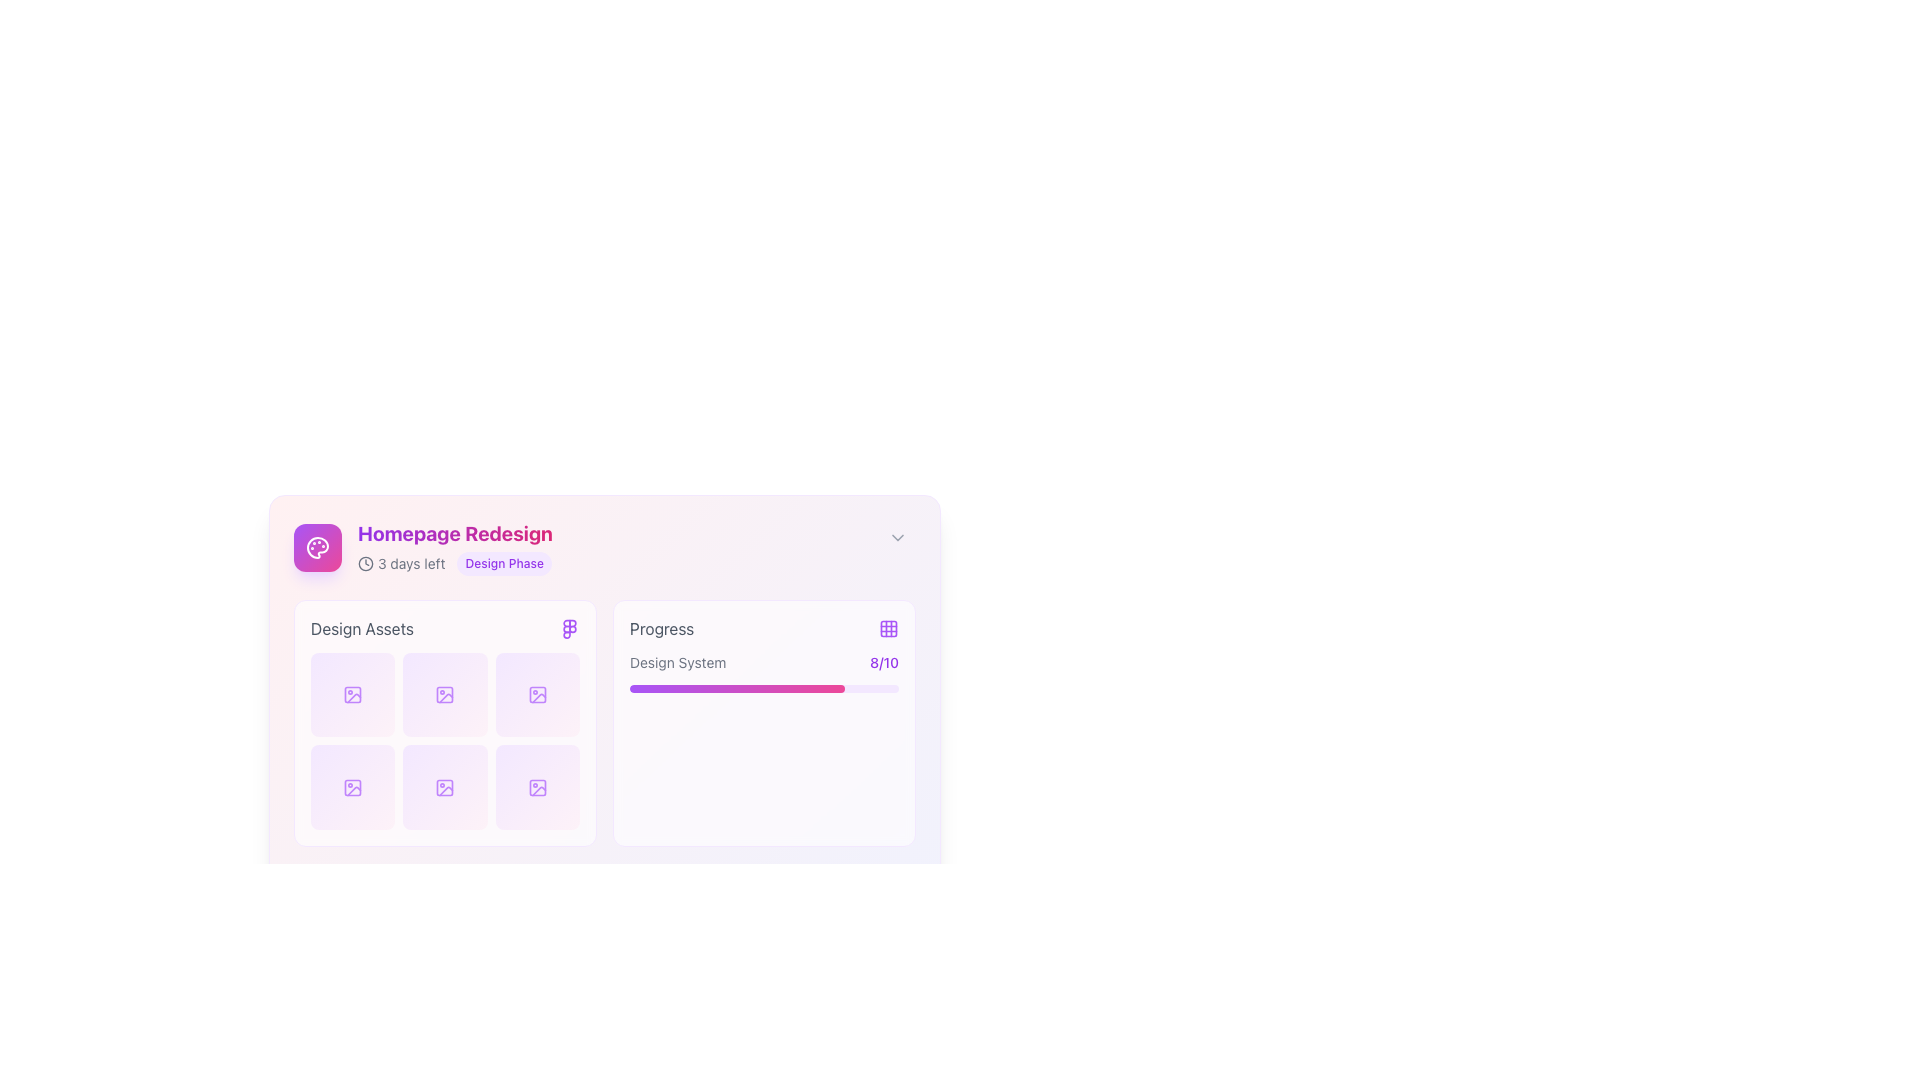 The image size is (1920, 1080). Describe the element at coordinates (362, 627) in the screenshot. I see `the text label reading 'Design Assets', which is styled in gray and positioned at the top-left of a group of icons` at that location.